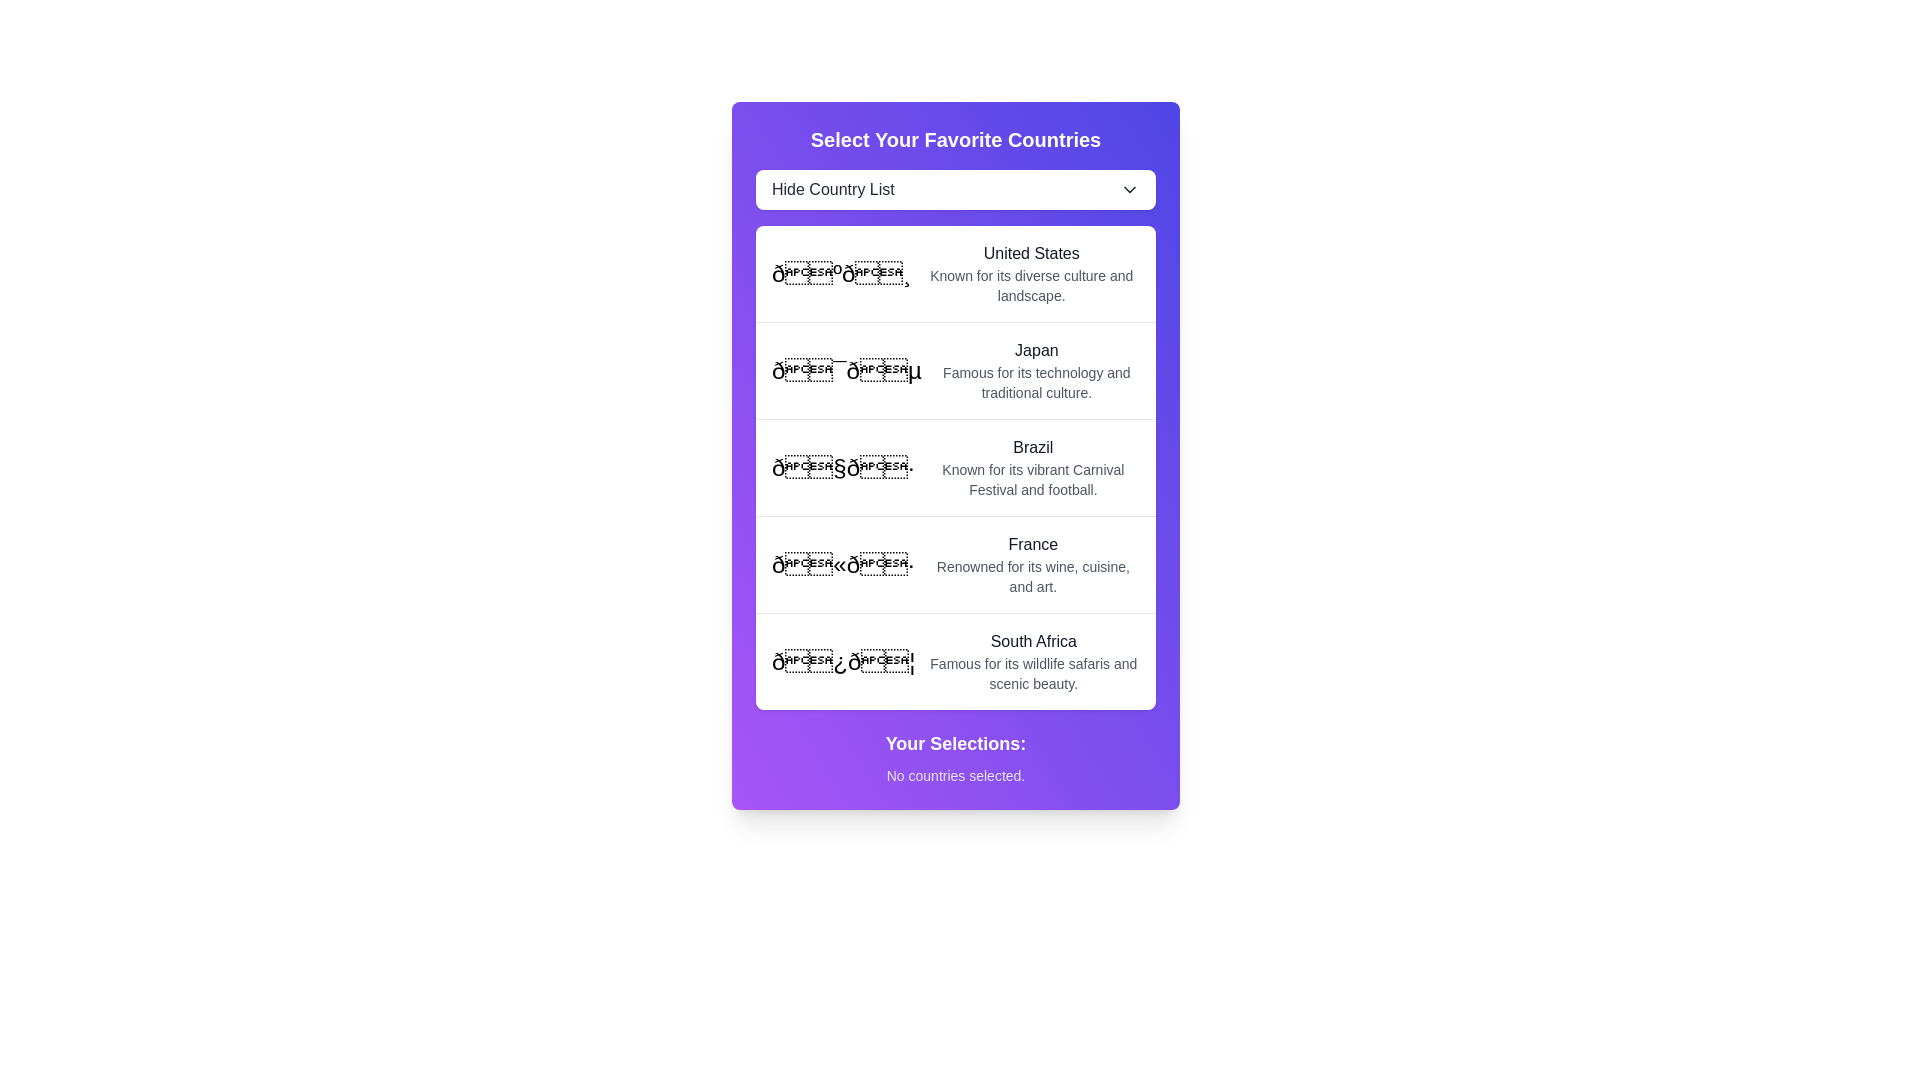 The width and height of the screenshot is (1920, 1080). Describe the element at coordinates (954, 189) in the screenshot. I see `the Dropdown toggle button labeled 'Hide Country List'` at that location.